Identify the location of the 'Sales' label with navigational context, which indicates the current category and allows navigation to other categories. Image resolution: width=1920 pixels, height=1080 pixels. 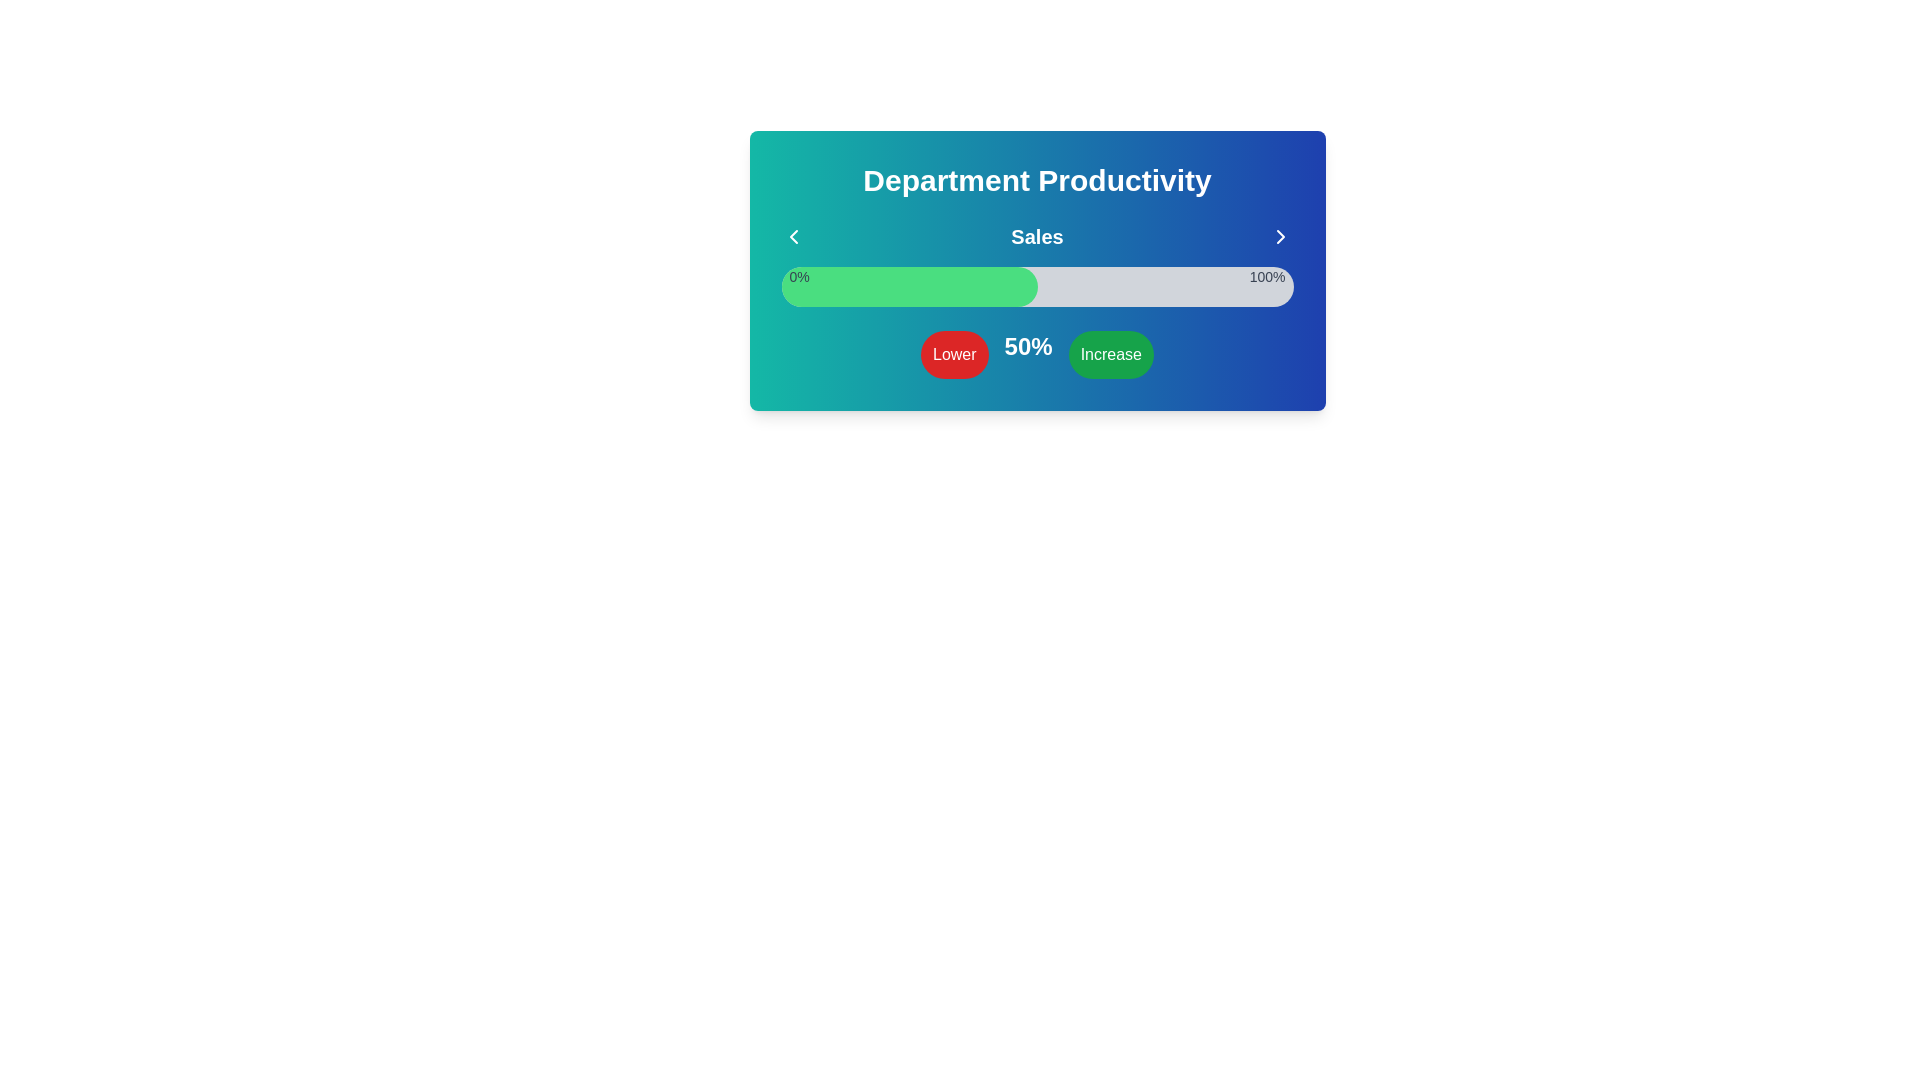
(1037, 235).